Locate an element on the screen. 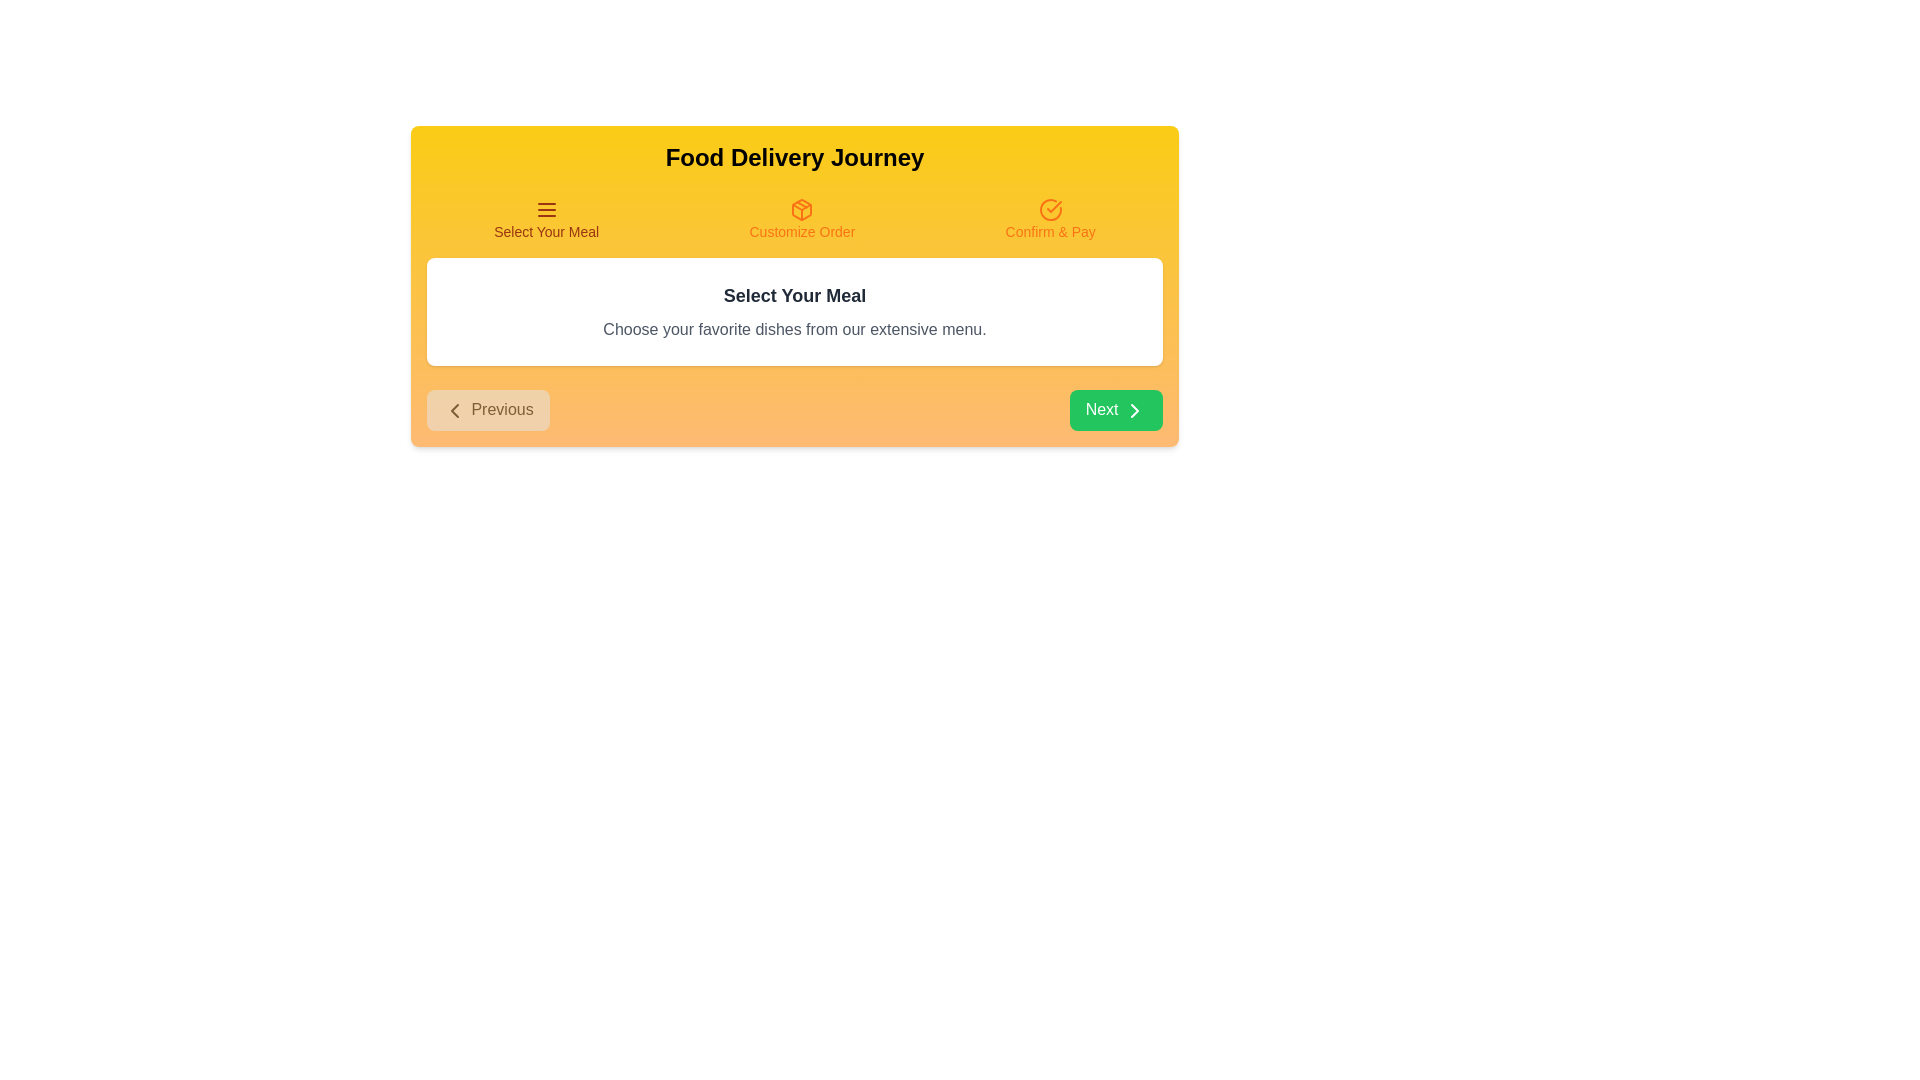 Image resolution: width=1920 pixels, height=1080 pixels. the 'Confirm & Pay' button, which features small orange text and a checkmark icon is located at coordinates (1049, 219).